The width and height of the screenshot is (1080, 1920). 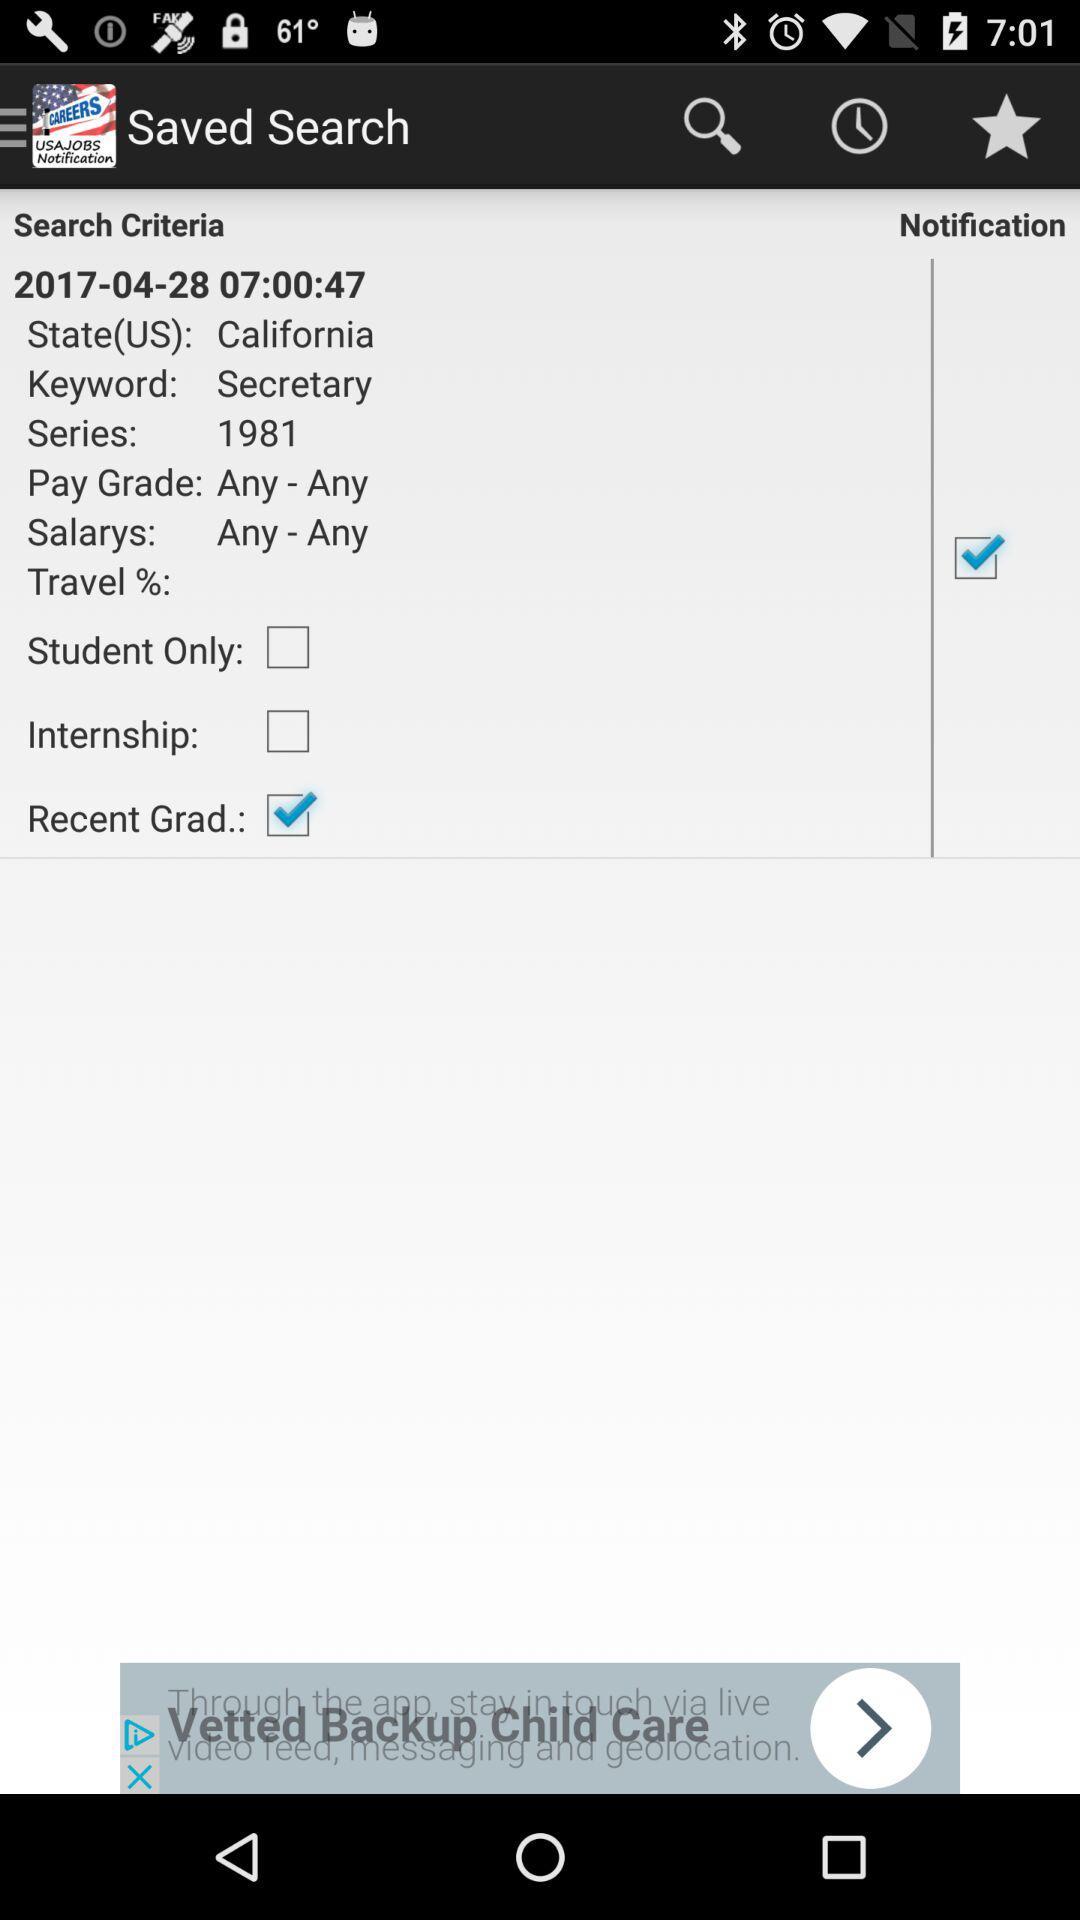 I want to click on notification, so click(x=1006, y=557).